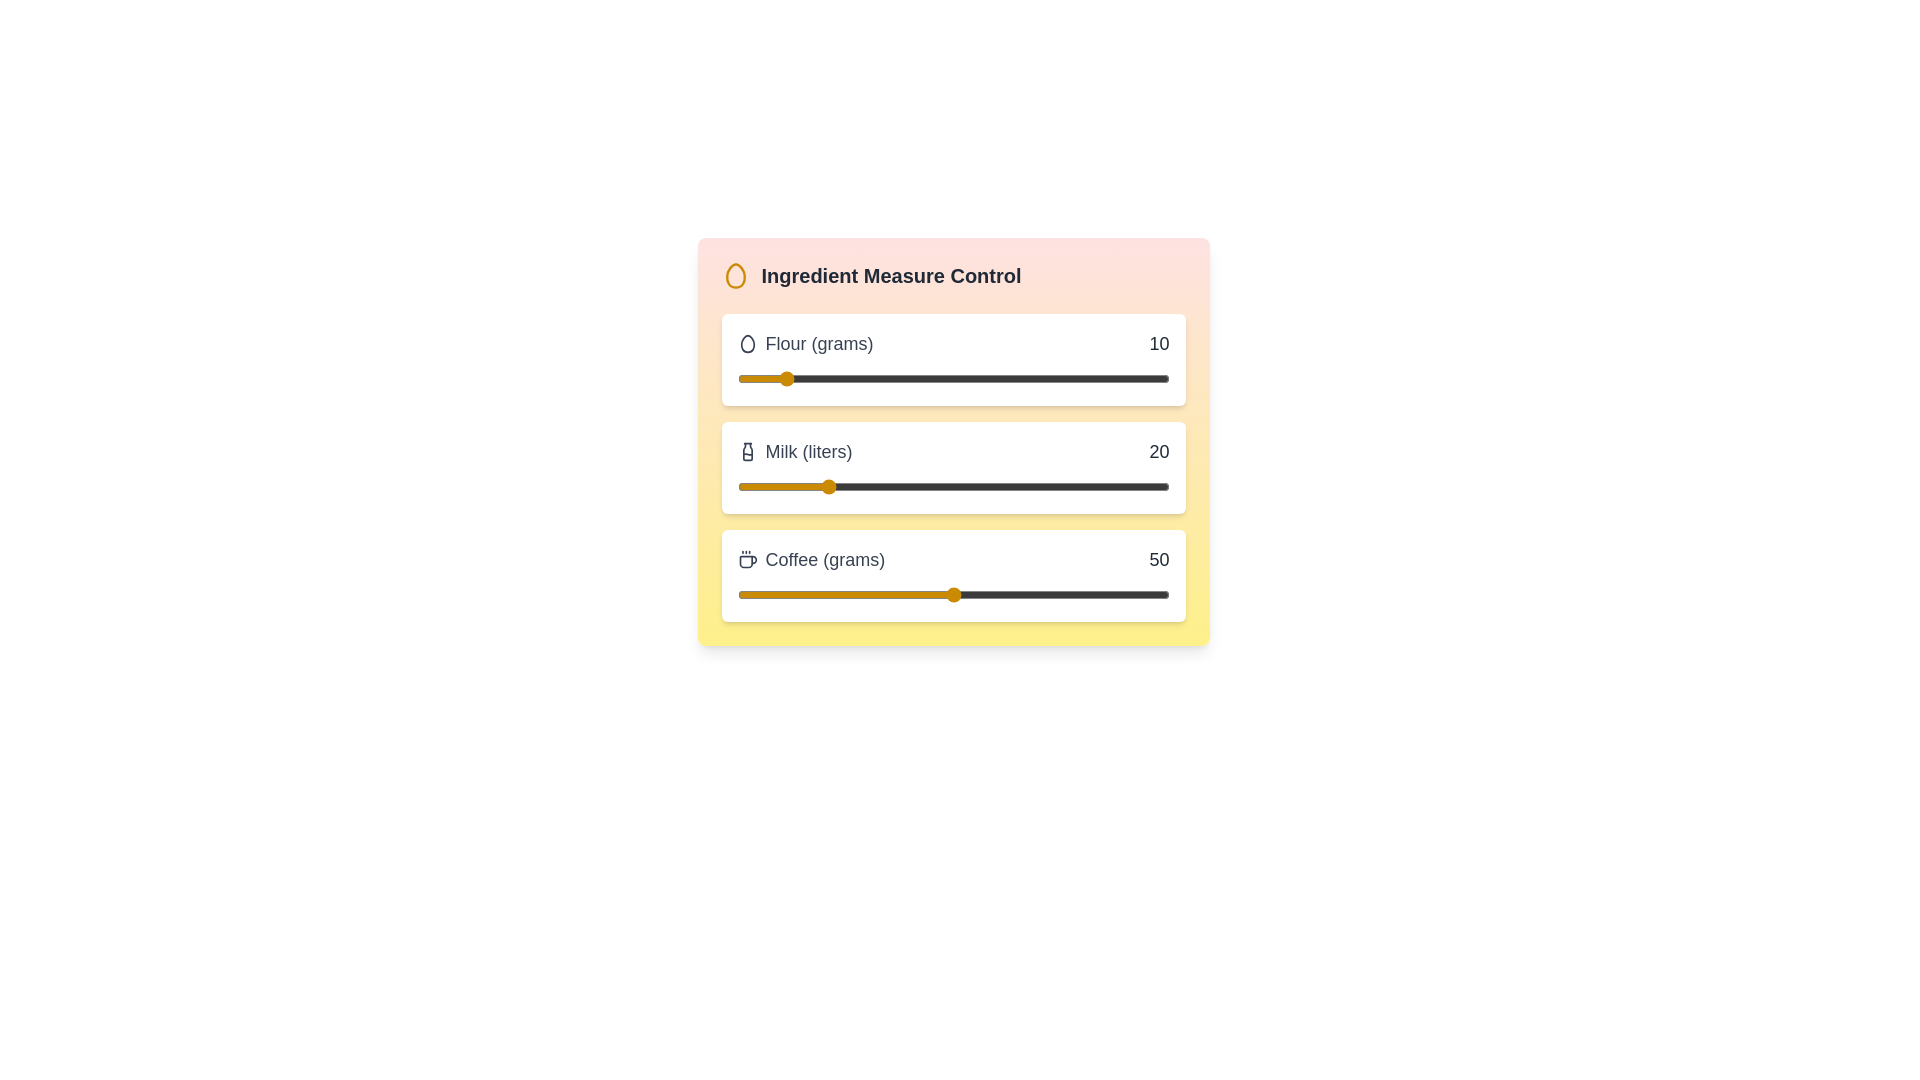 Image resolution: width=1920 pixels, height=1080 pixels. I want to click on the milk quantity, so click(796, 486).